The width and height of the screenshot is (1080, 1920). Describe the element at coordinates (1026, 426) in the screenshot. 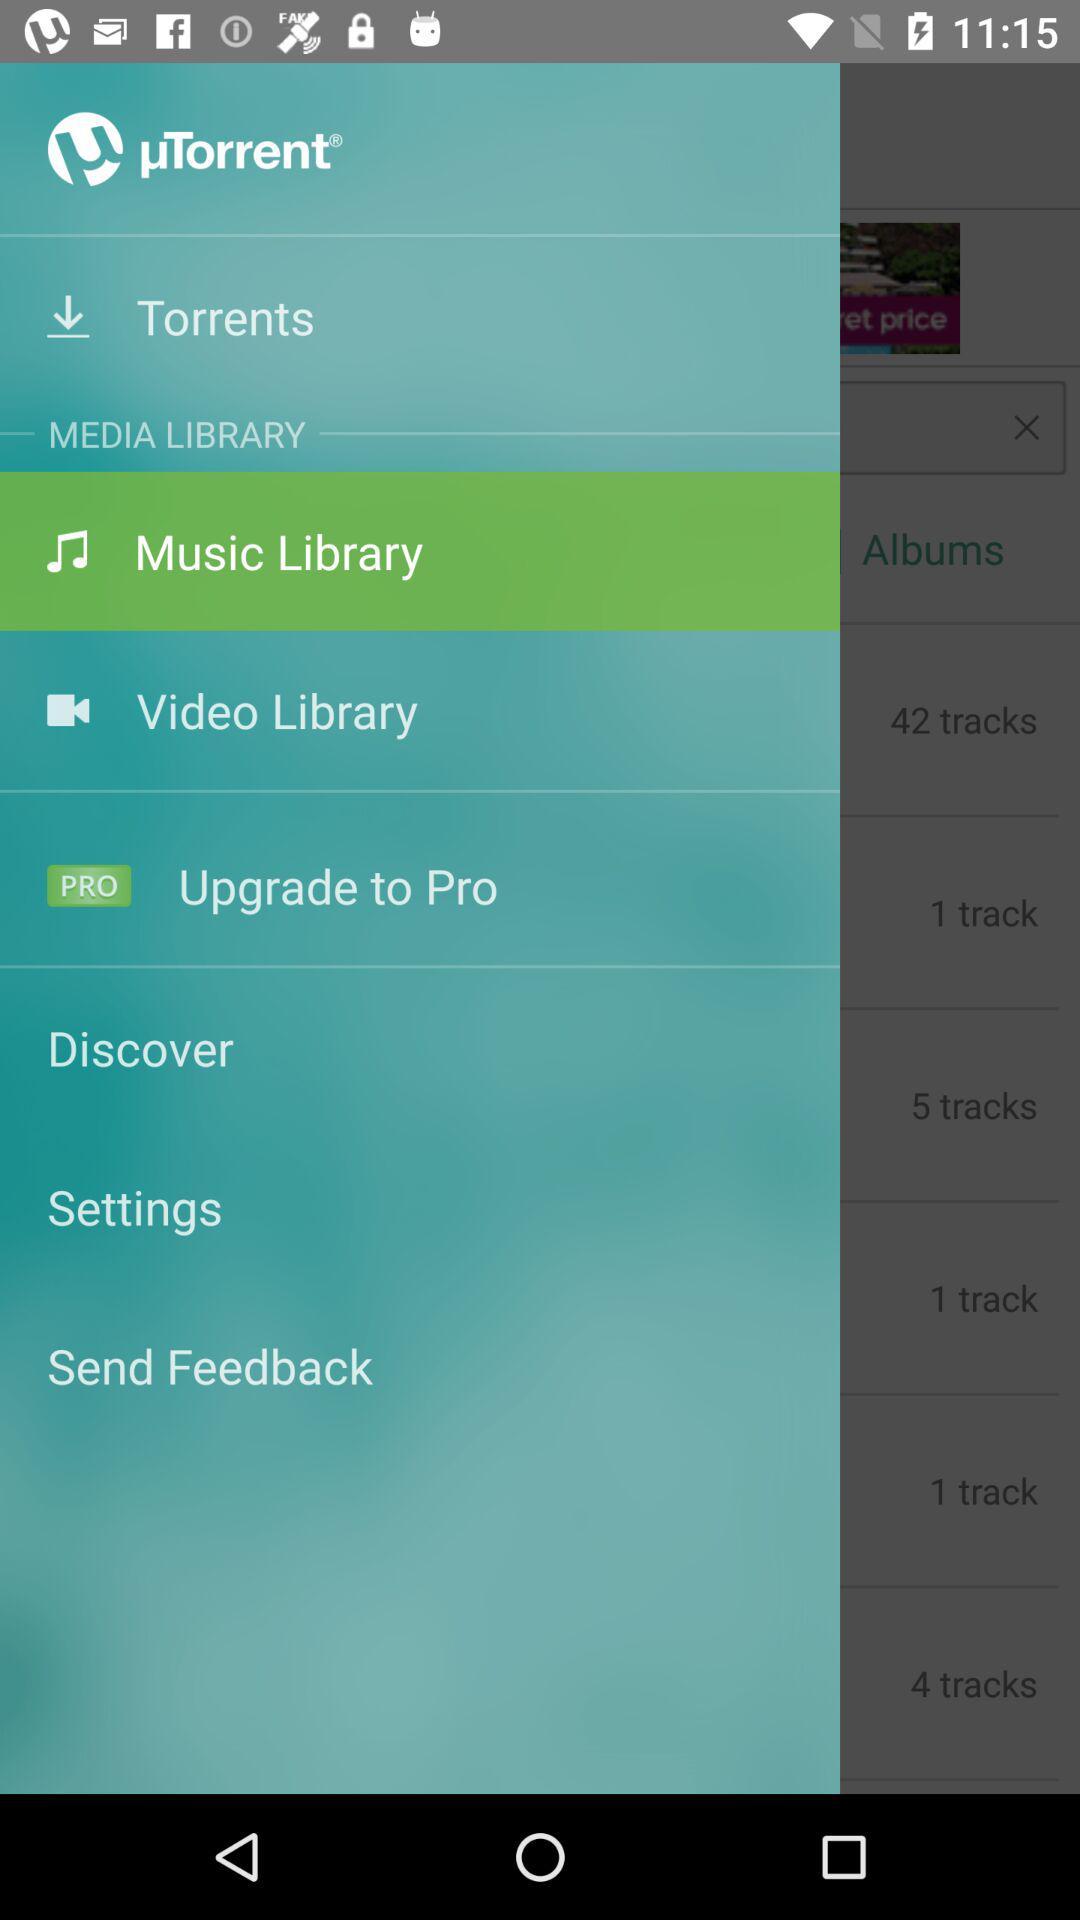

I see `the close icon` at that location.